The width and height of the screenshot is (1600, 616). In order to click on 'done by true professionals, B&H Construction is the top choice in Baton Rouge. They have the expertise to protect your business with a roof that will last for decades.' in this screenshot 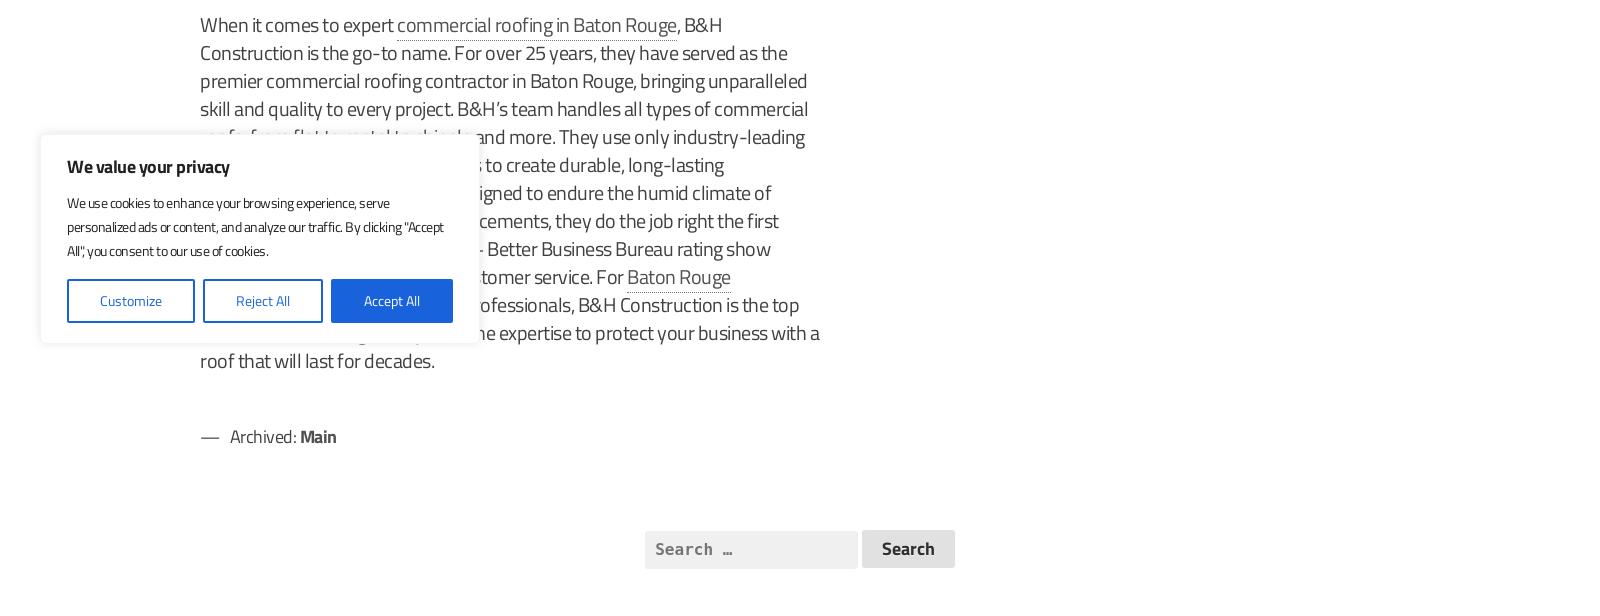, I will do `click(508, 332)`.